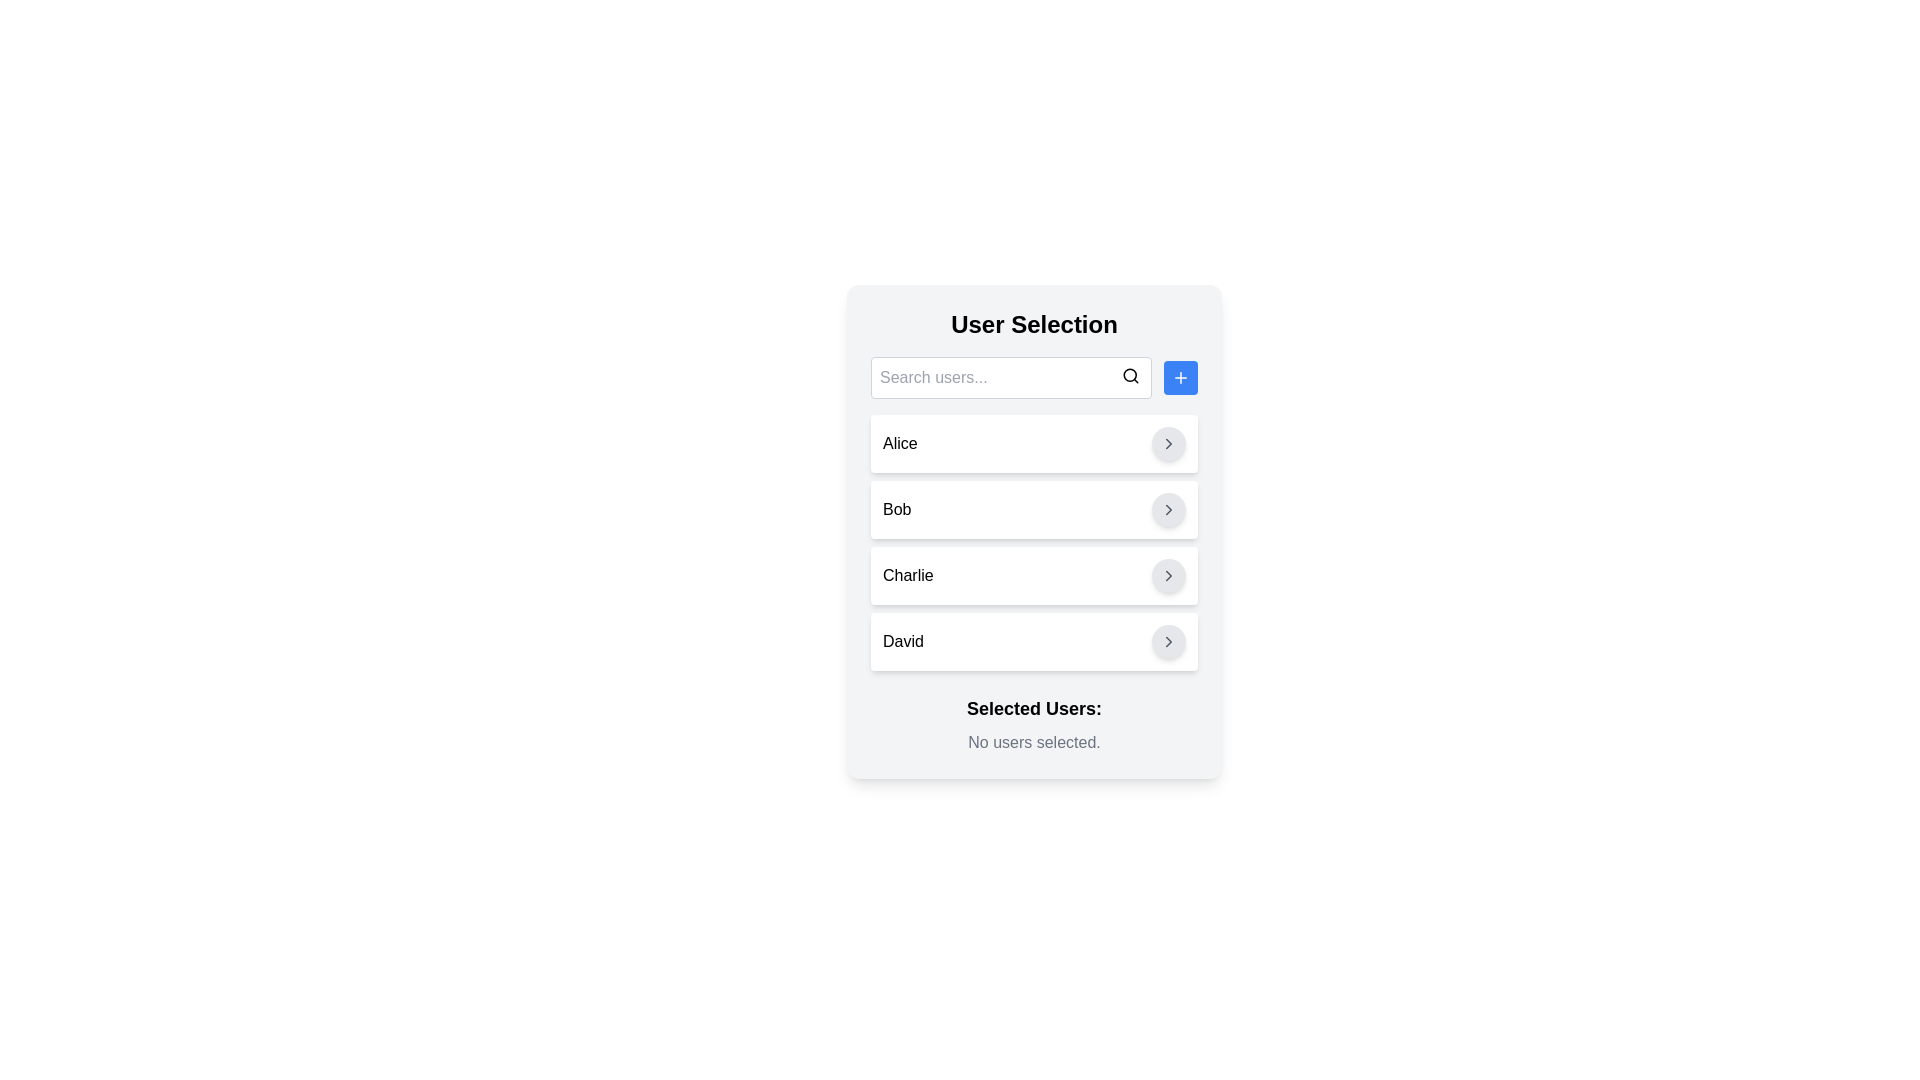 The width and height of the screenshot is (1920, 1080). What do you see at coordinates (1169, 575) in the screenshot?
I see `the navigation icon associated with the 'Charlie' user entry` at bounding box center [1169, 575].